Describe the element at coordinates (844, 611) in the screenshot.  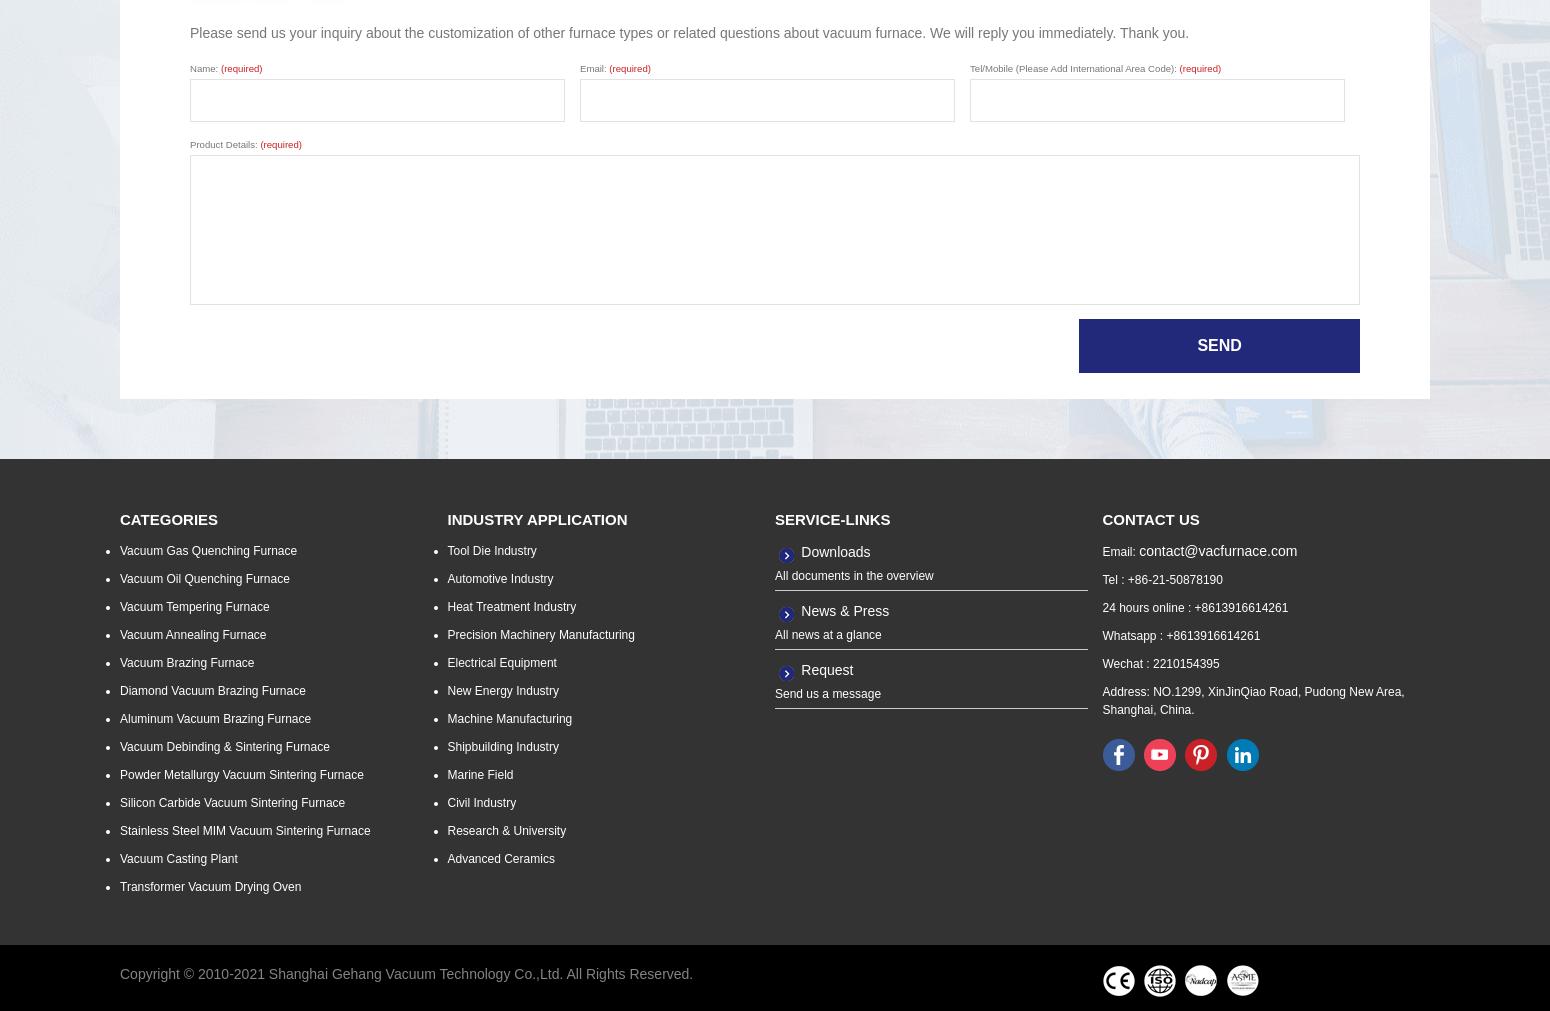
I see `'News & Press'` at that location.